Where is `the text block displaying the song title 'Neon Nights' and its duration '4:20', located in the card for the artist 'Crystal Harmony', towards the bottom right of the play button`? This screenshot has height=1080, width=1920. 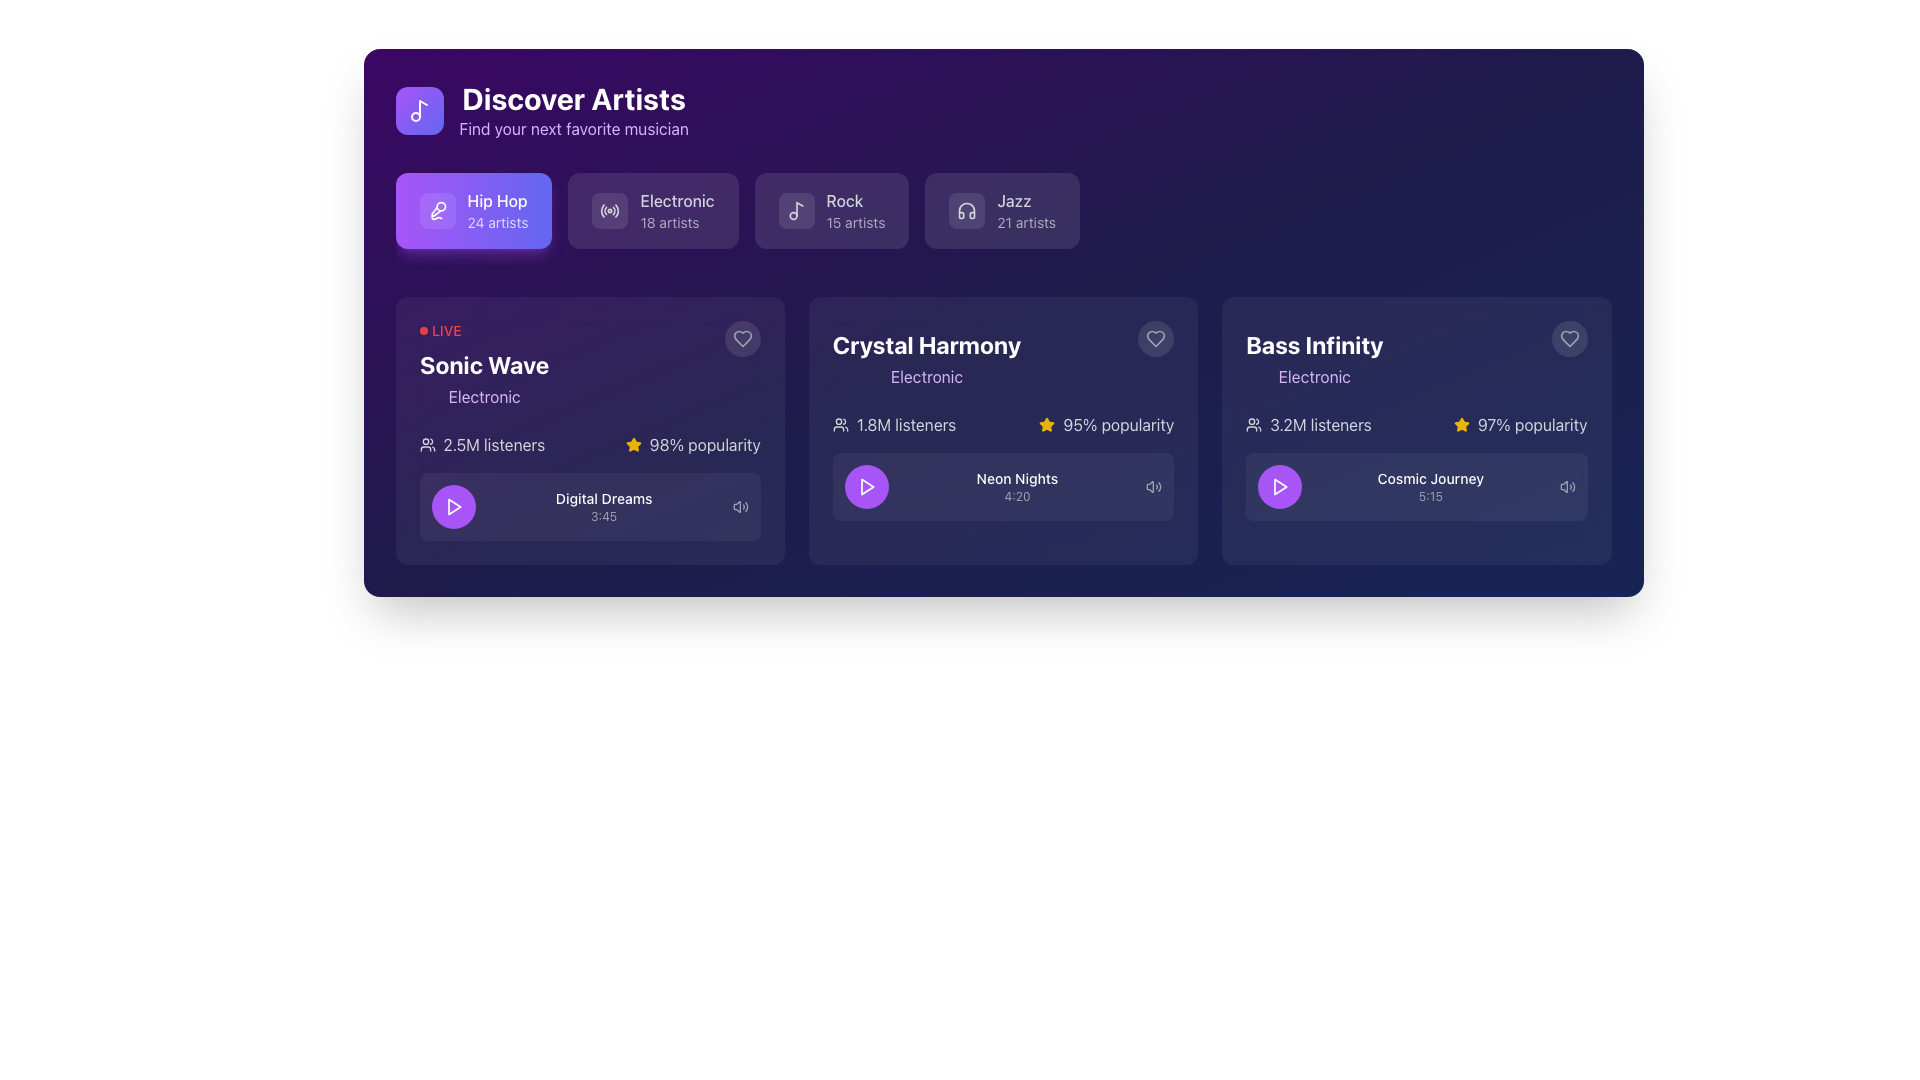
the text block displaying the song title 'Neon Nights' and its duration '4:20', located in the card for the artist 'Crystal Harmony', towards the bottom right of the play button is located at coordinates (1017, 486).